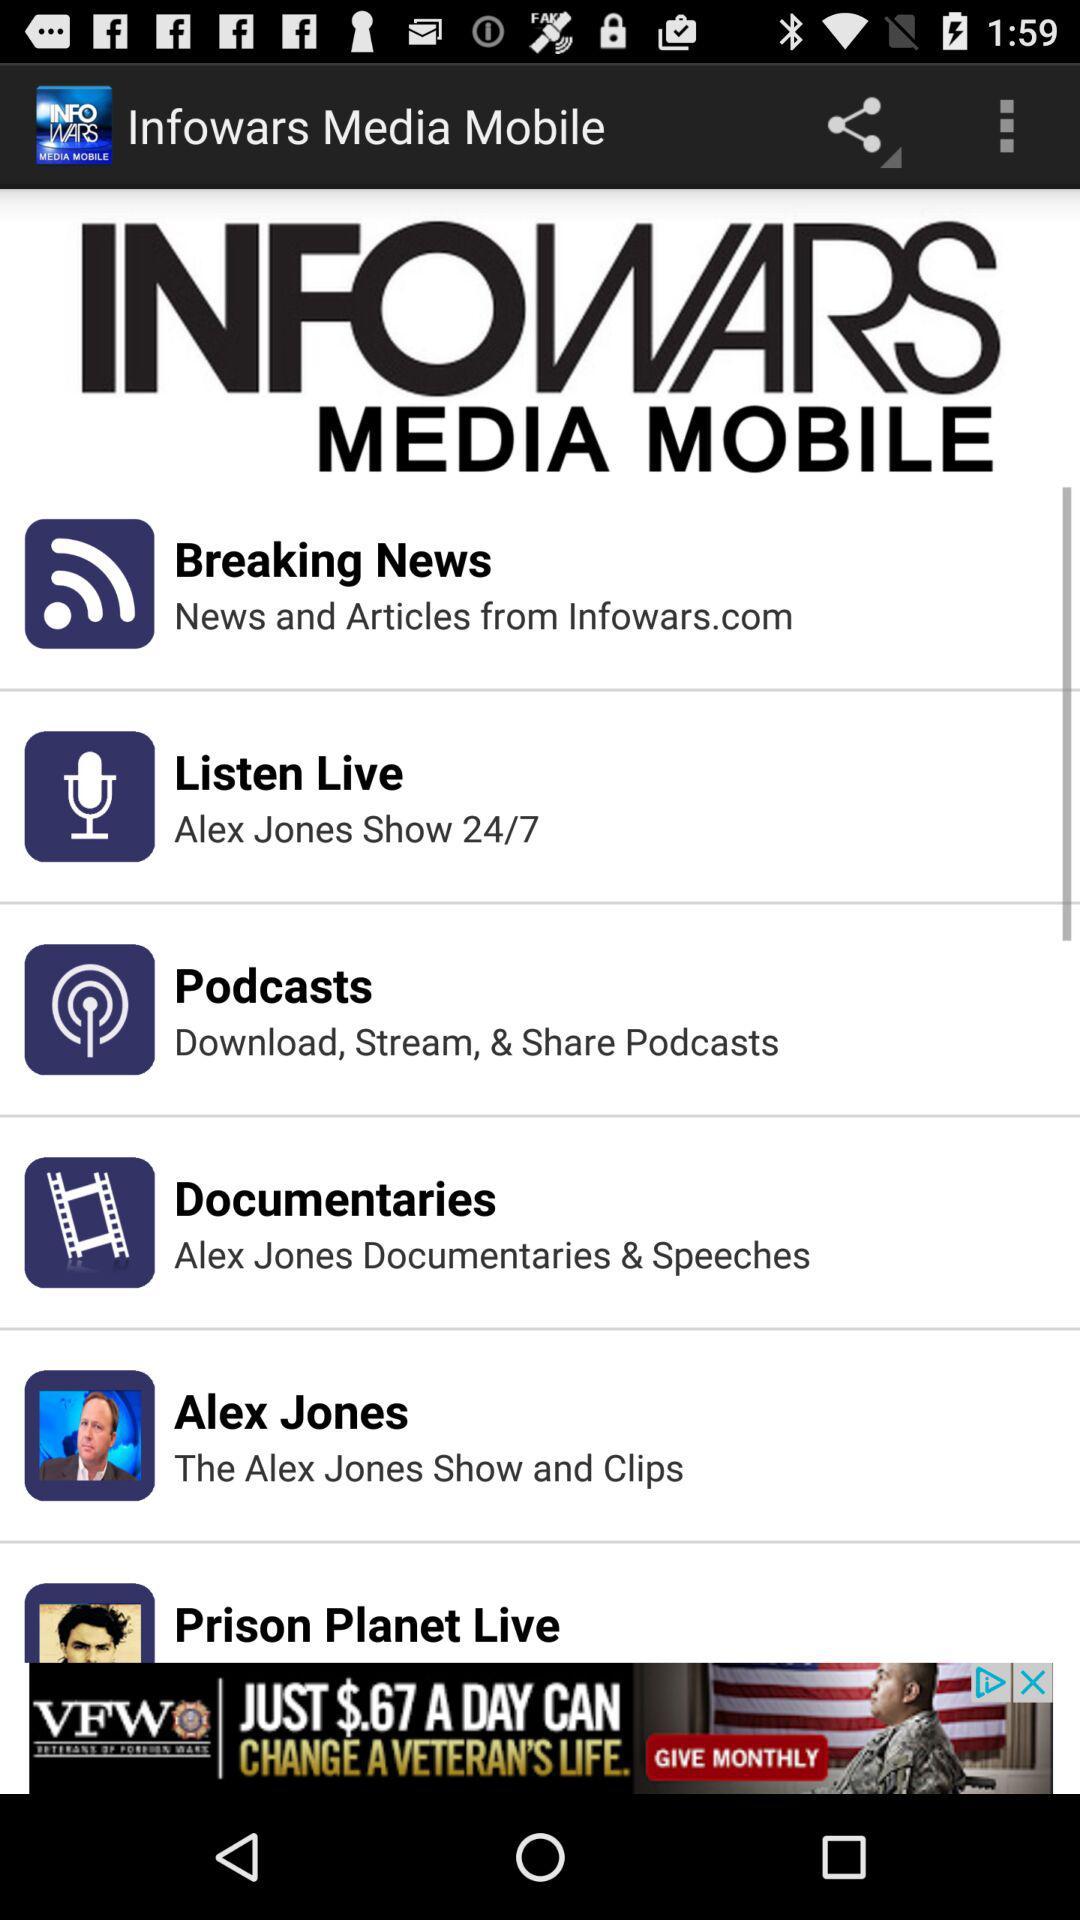 This screenshot has width=1080, height=1920. I want to click on icon before alex jones, so click(88, 1434).